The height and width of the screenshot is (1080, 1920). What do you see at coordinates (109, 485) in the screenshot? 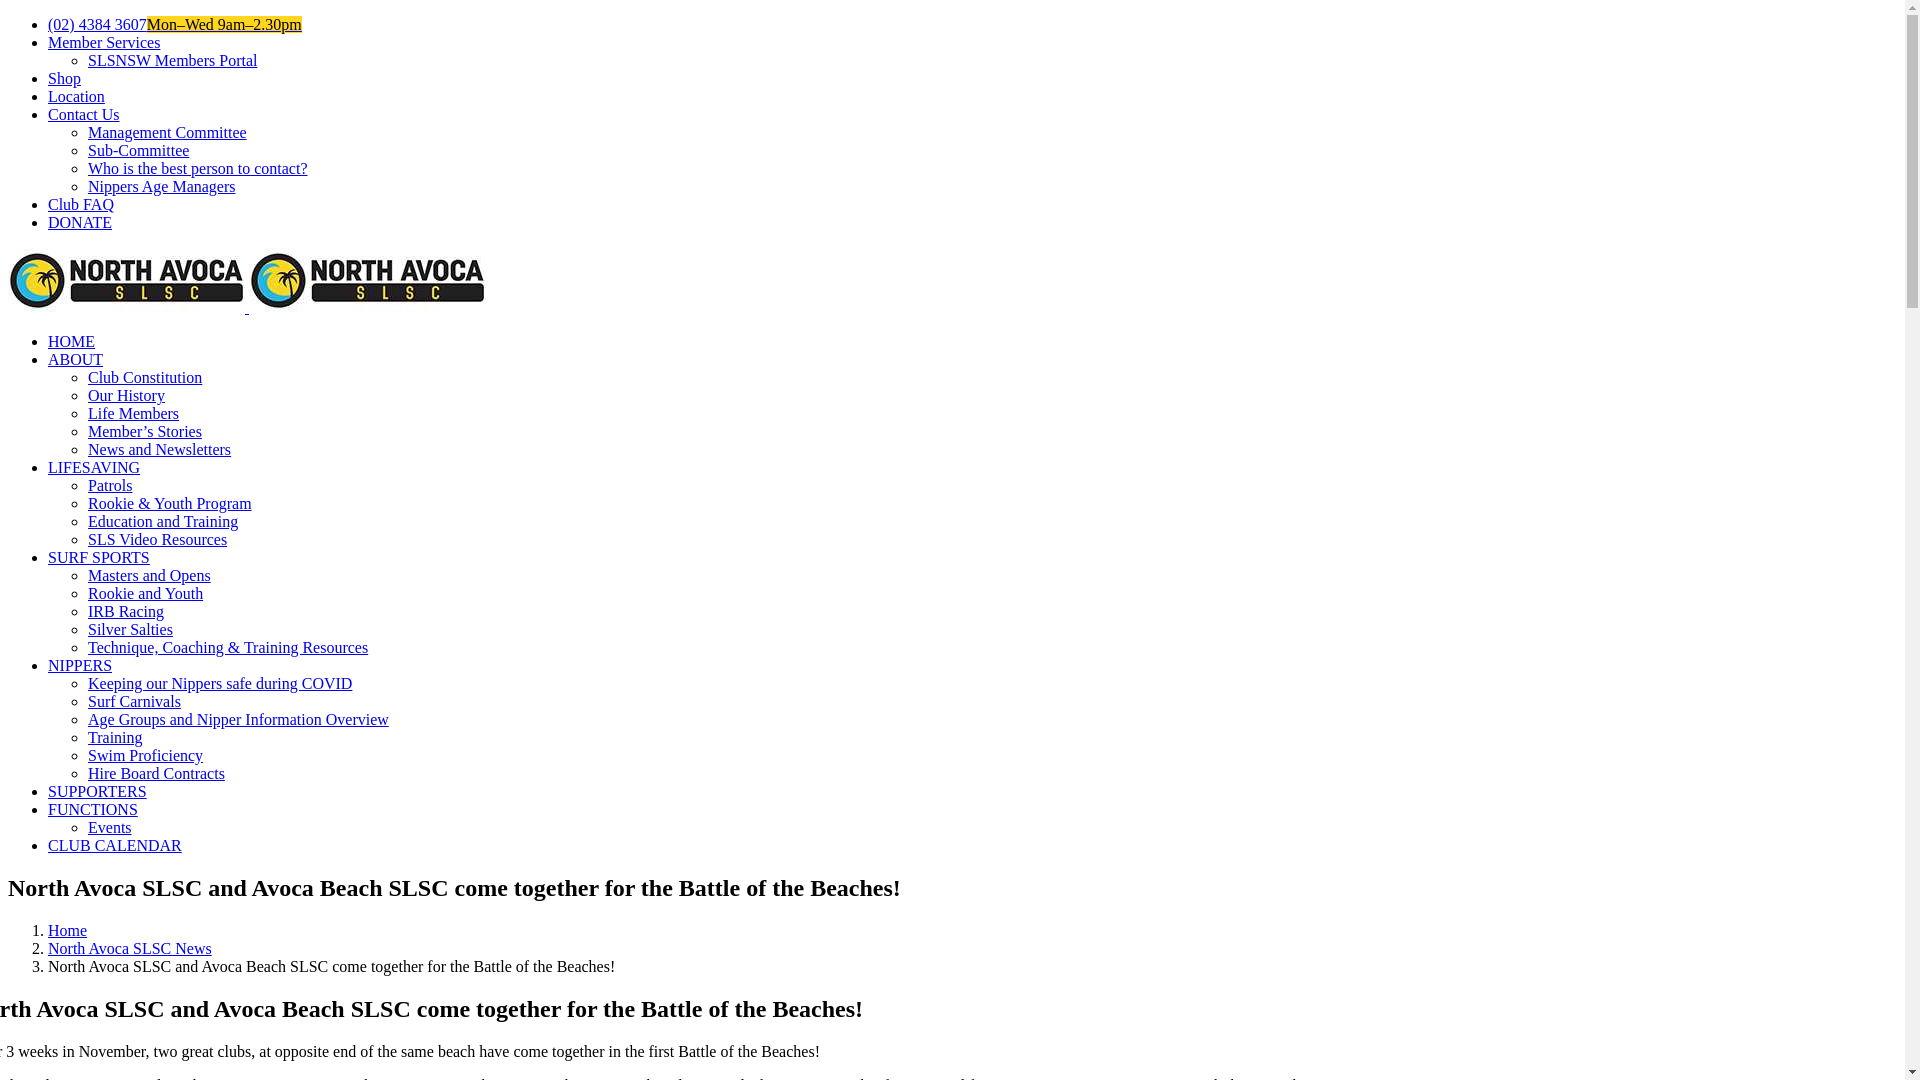
I see `'Patrols'` at bounding box center [109, 485].